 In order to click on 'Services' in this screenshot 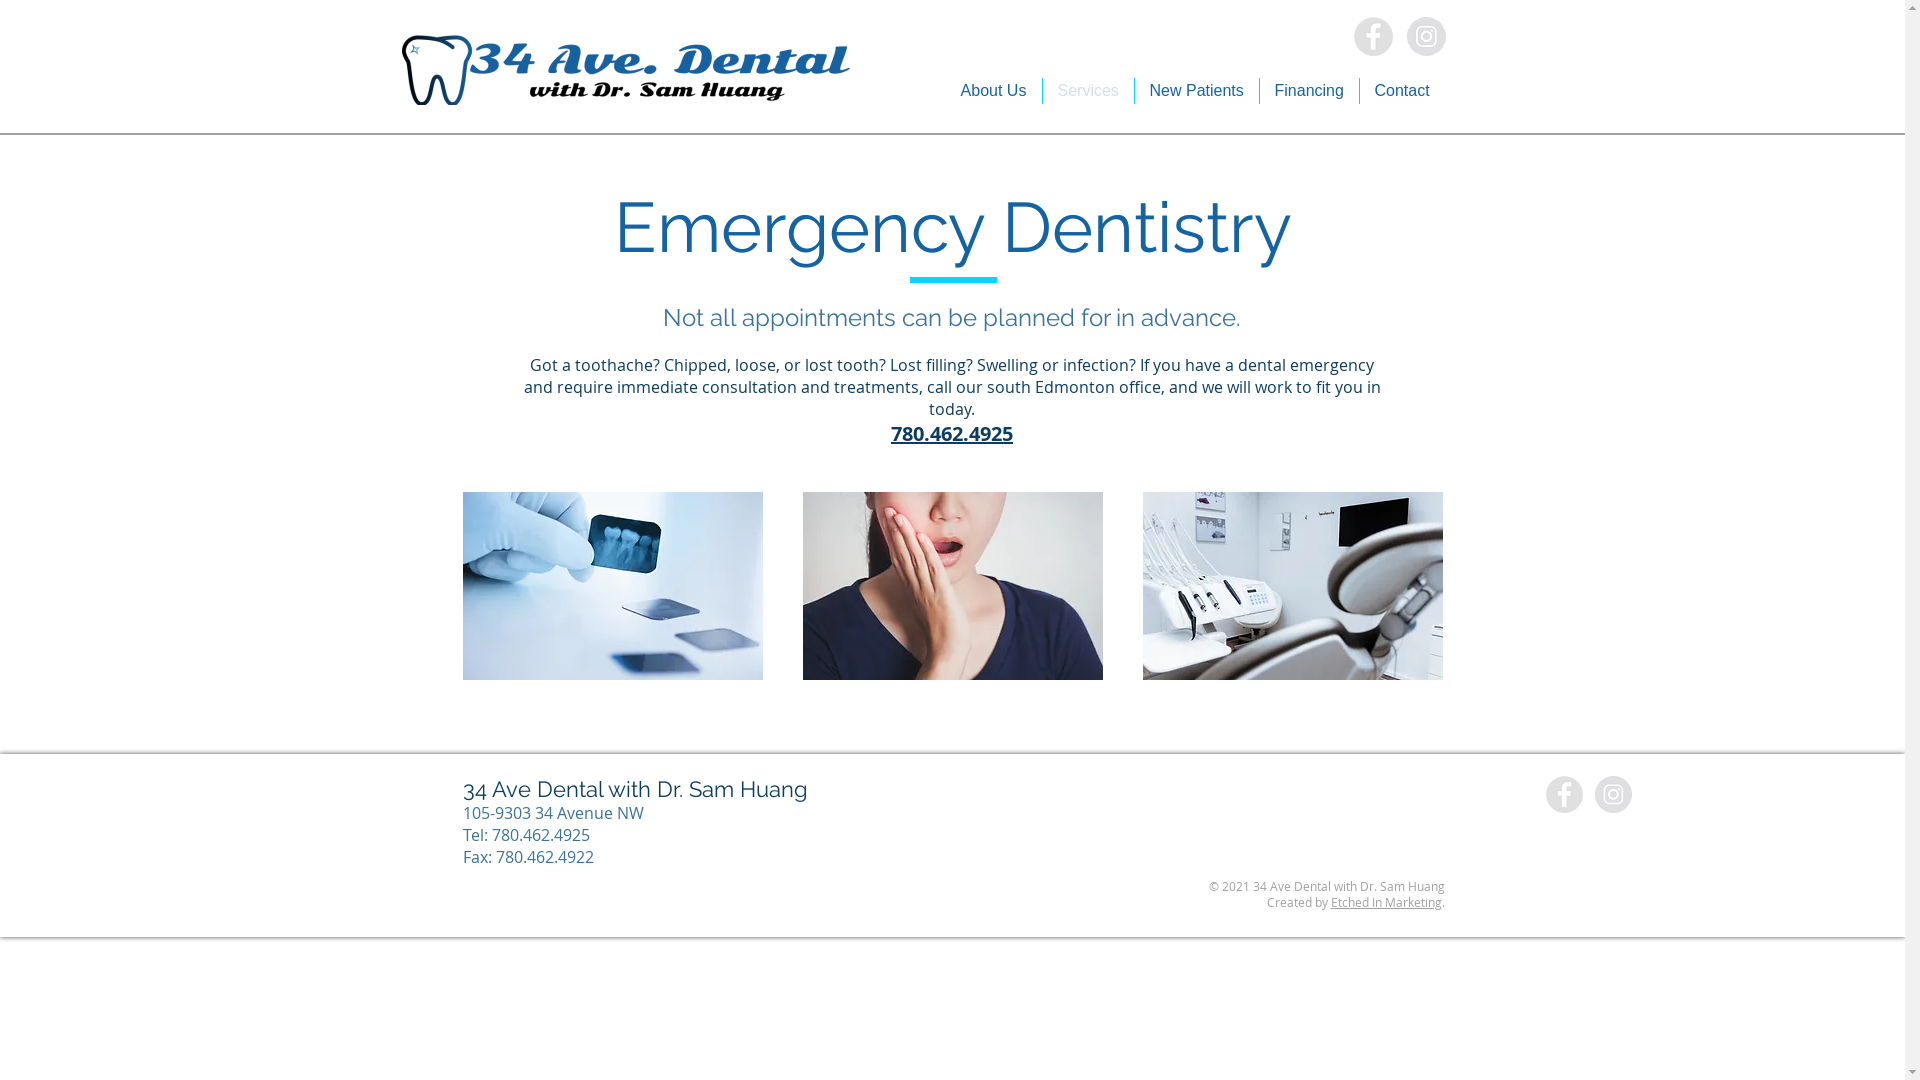, I will do `click(1086, 91)`.